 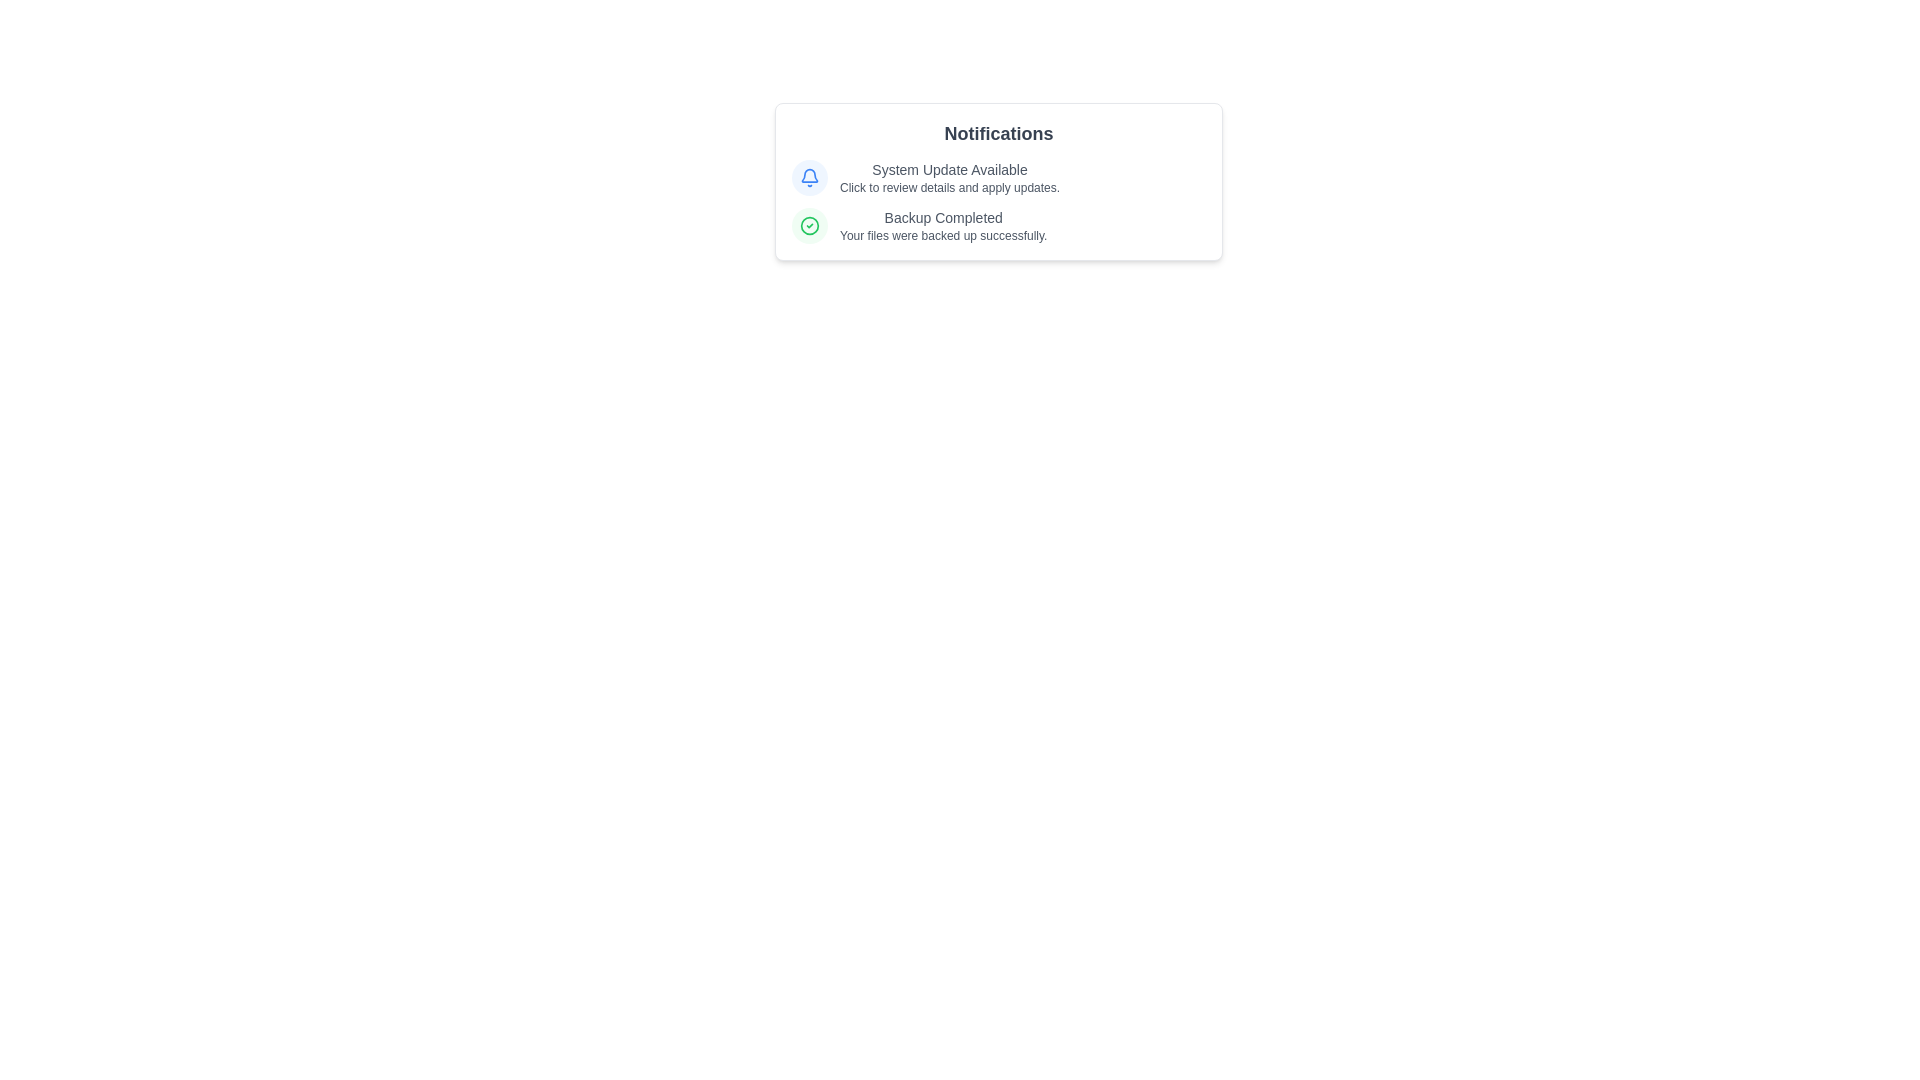 I want to click on the first notification in the Notifications card that alerts the user about a system update, so click(x=998, y=176).